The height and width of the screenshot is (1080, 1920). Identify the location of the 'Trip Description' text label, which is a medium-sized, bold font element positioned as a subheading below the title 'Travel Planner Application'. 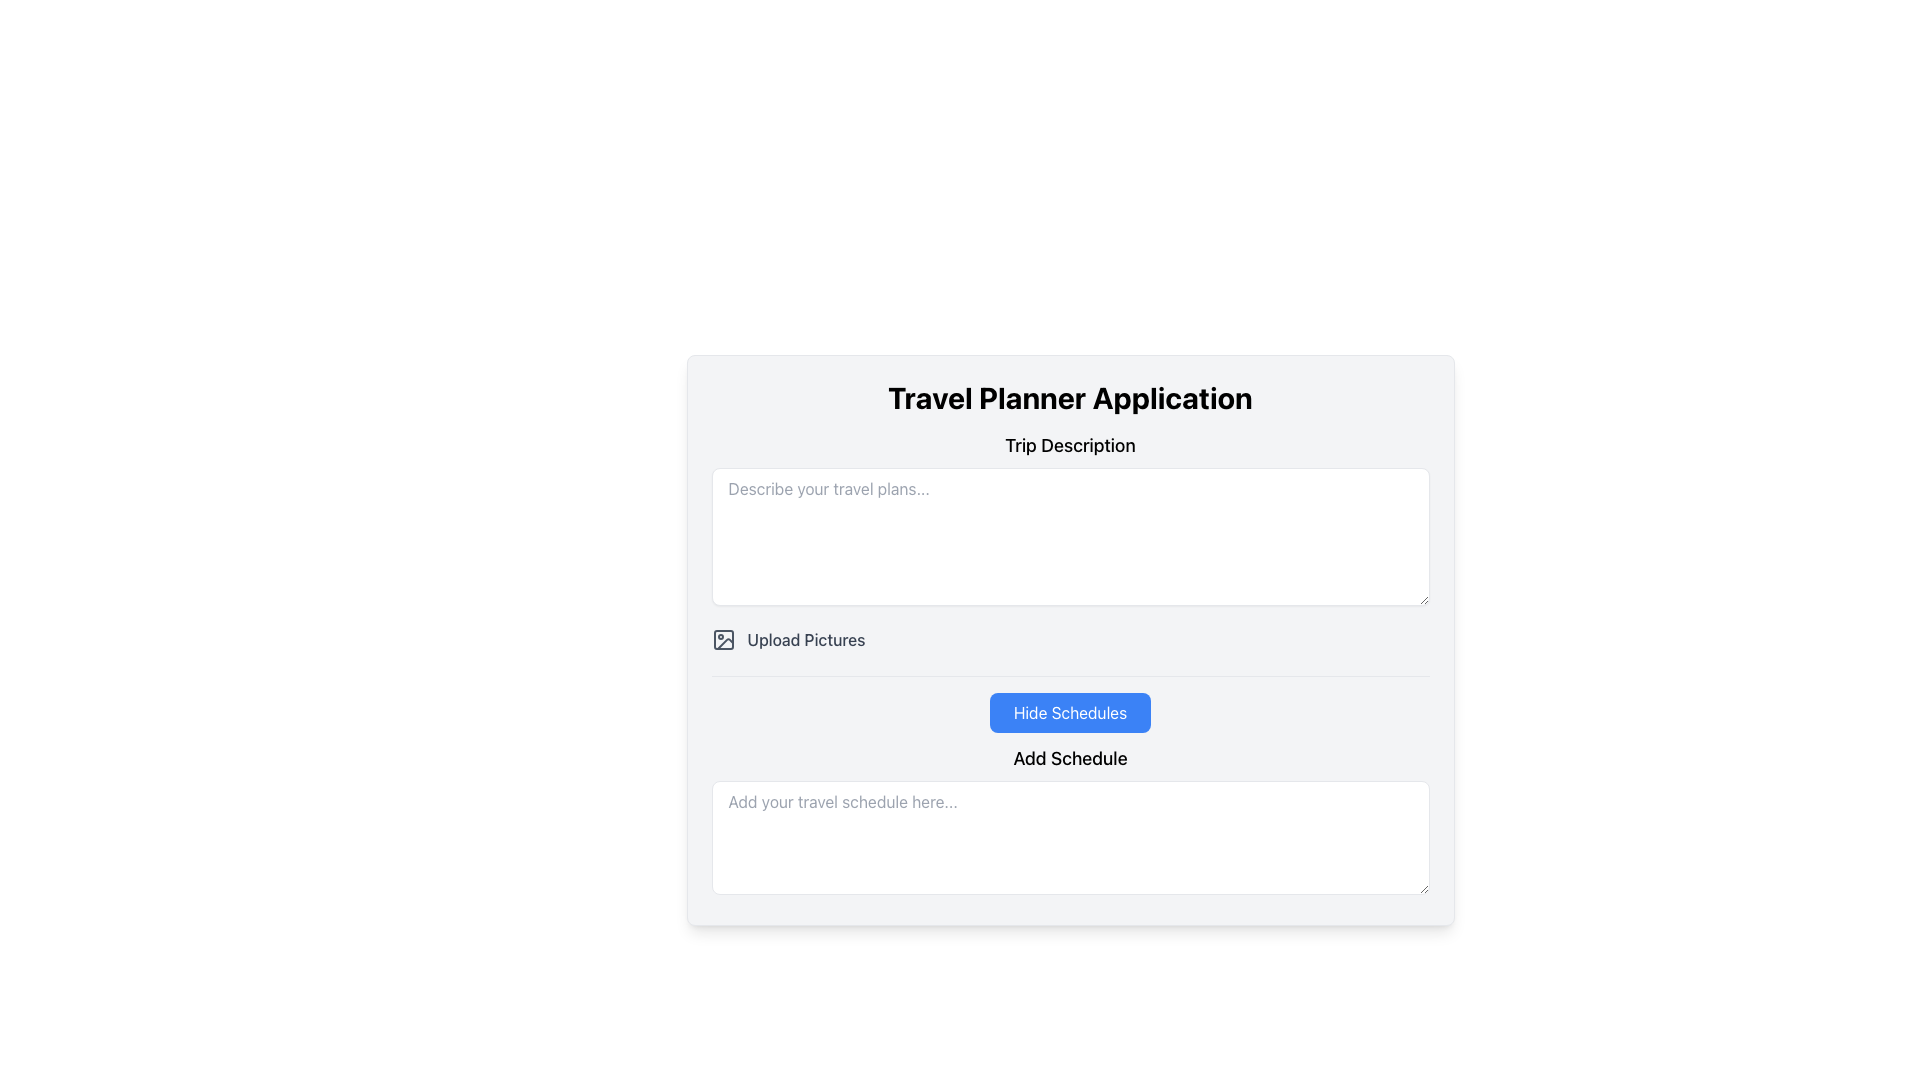
(1069, 445).